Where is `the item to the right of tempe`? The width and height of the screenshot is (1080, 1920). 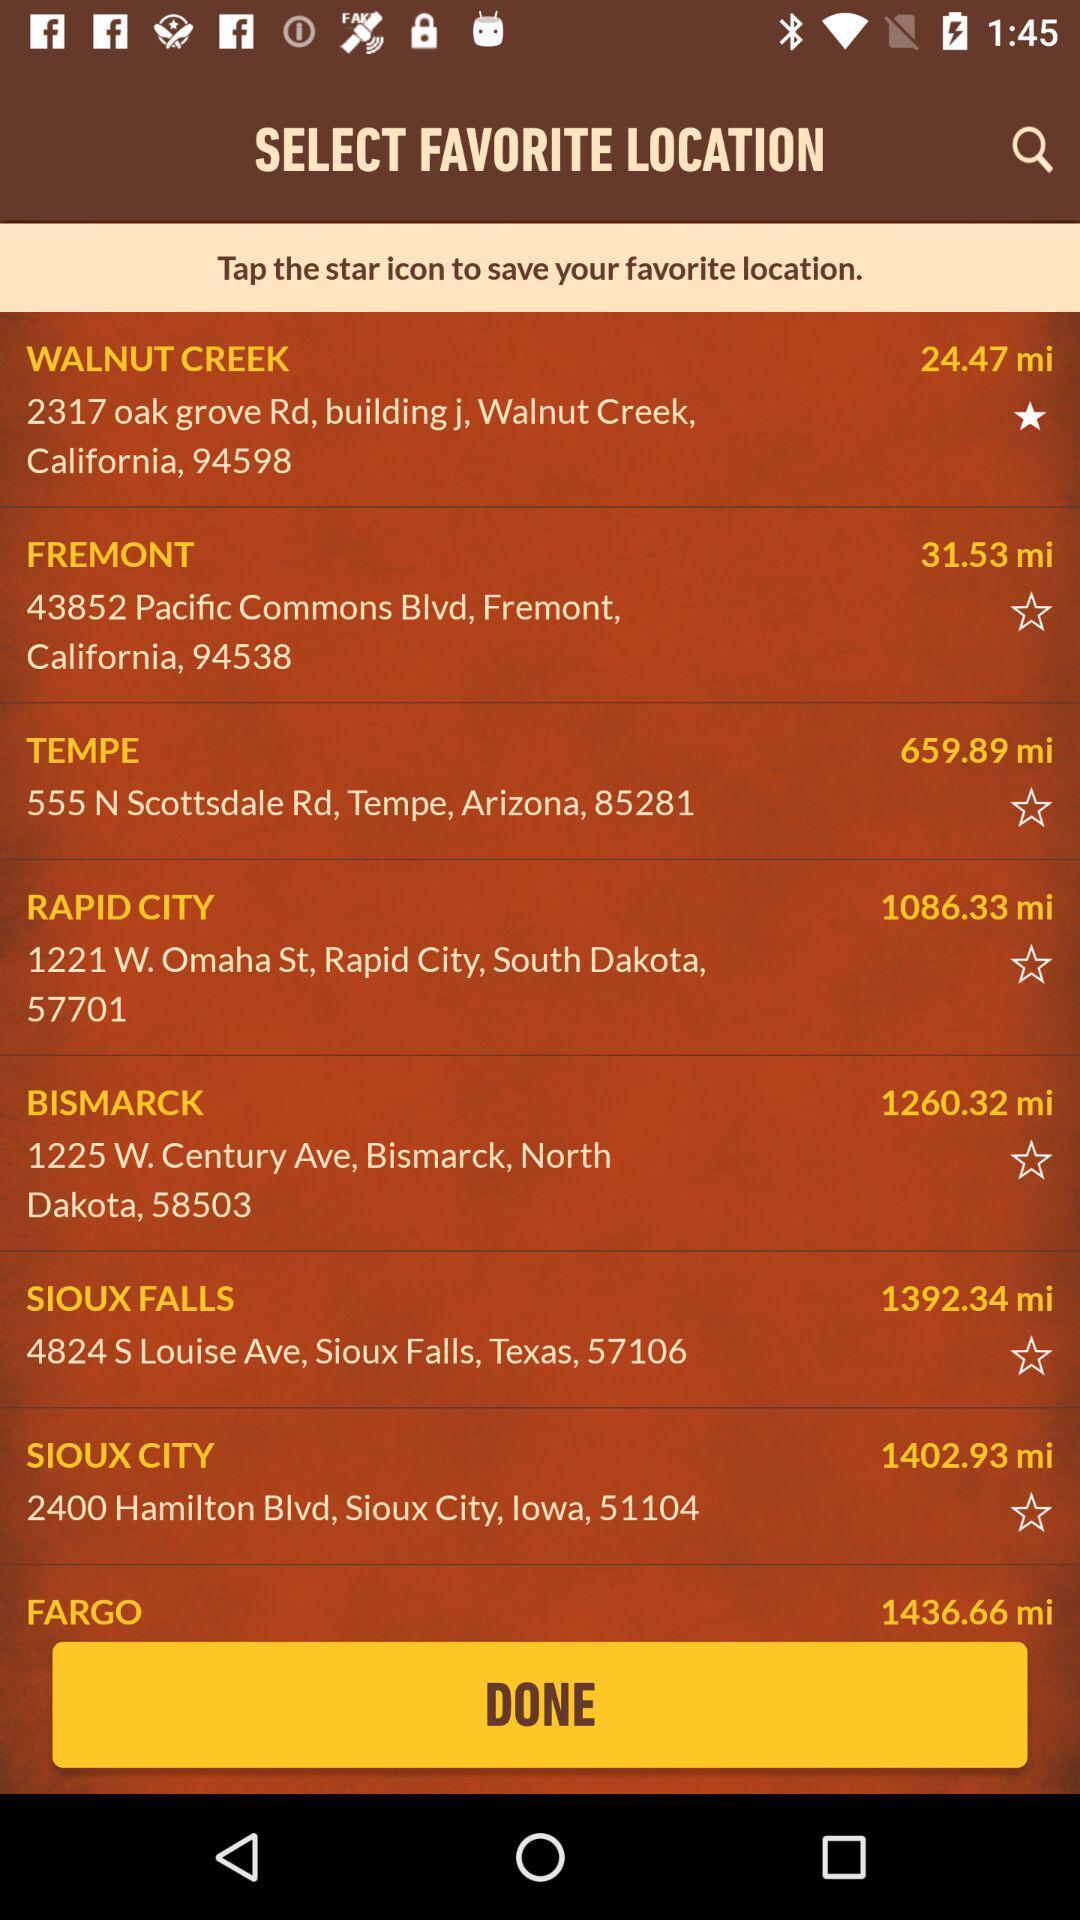
the item to the right of tempe is located at coordinates (903, 748).